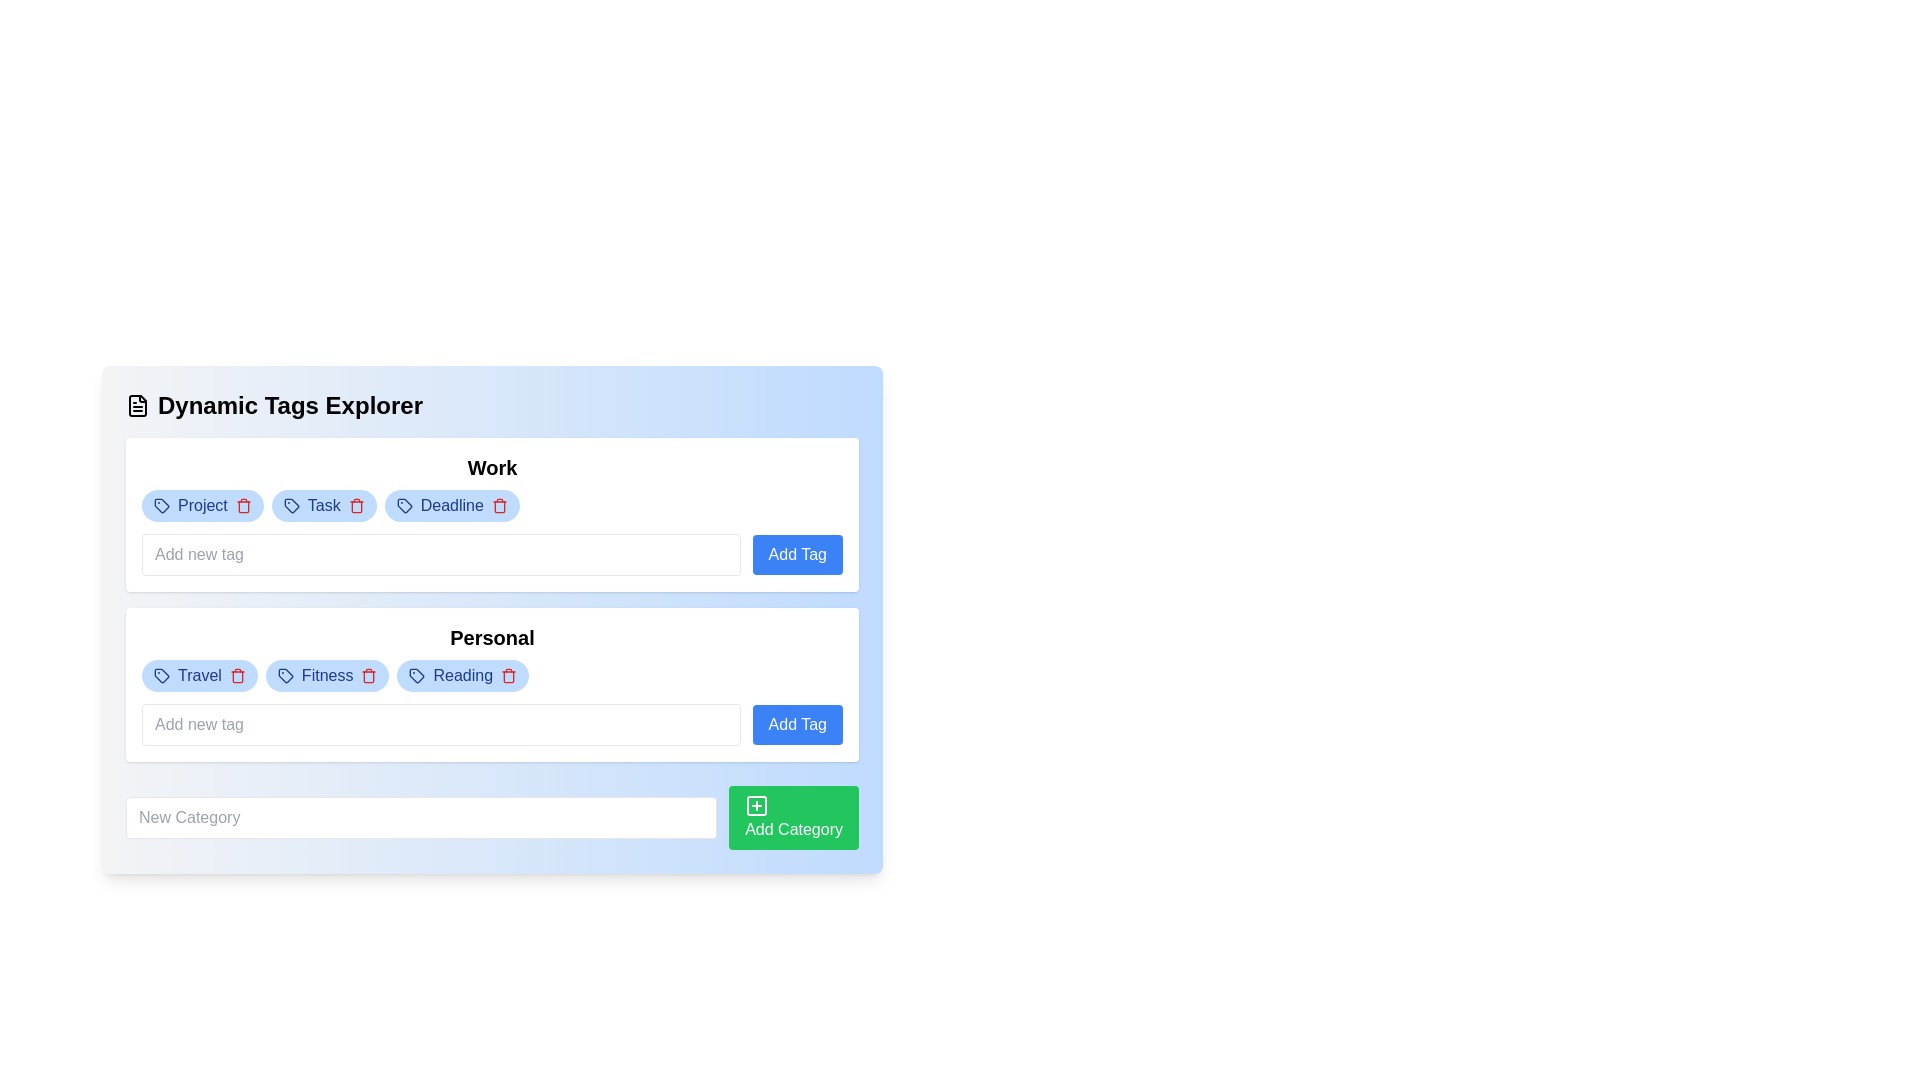 The width and height of the screenshot is (1920, 1080). I want to click on the tag icon on the 'Reading' button, so click(462, 675).